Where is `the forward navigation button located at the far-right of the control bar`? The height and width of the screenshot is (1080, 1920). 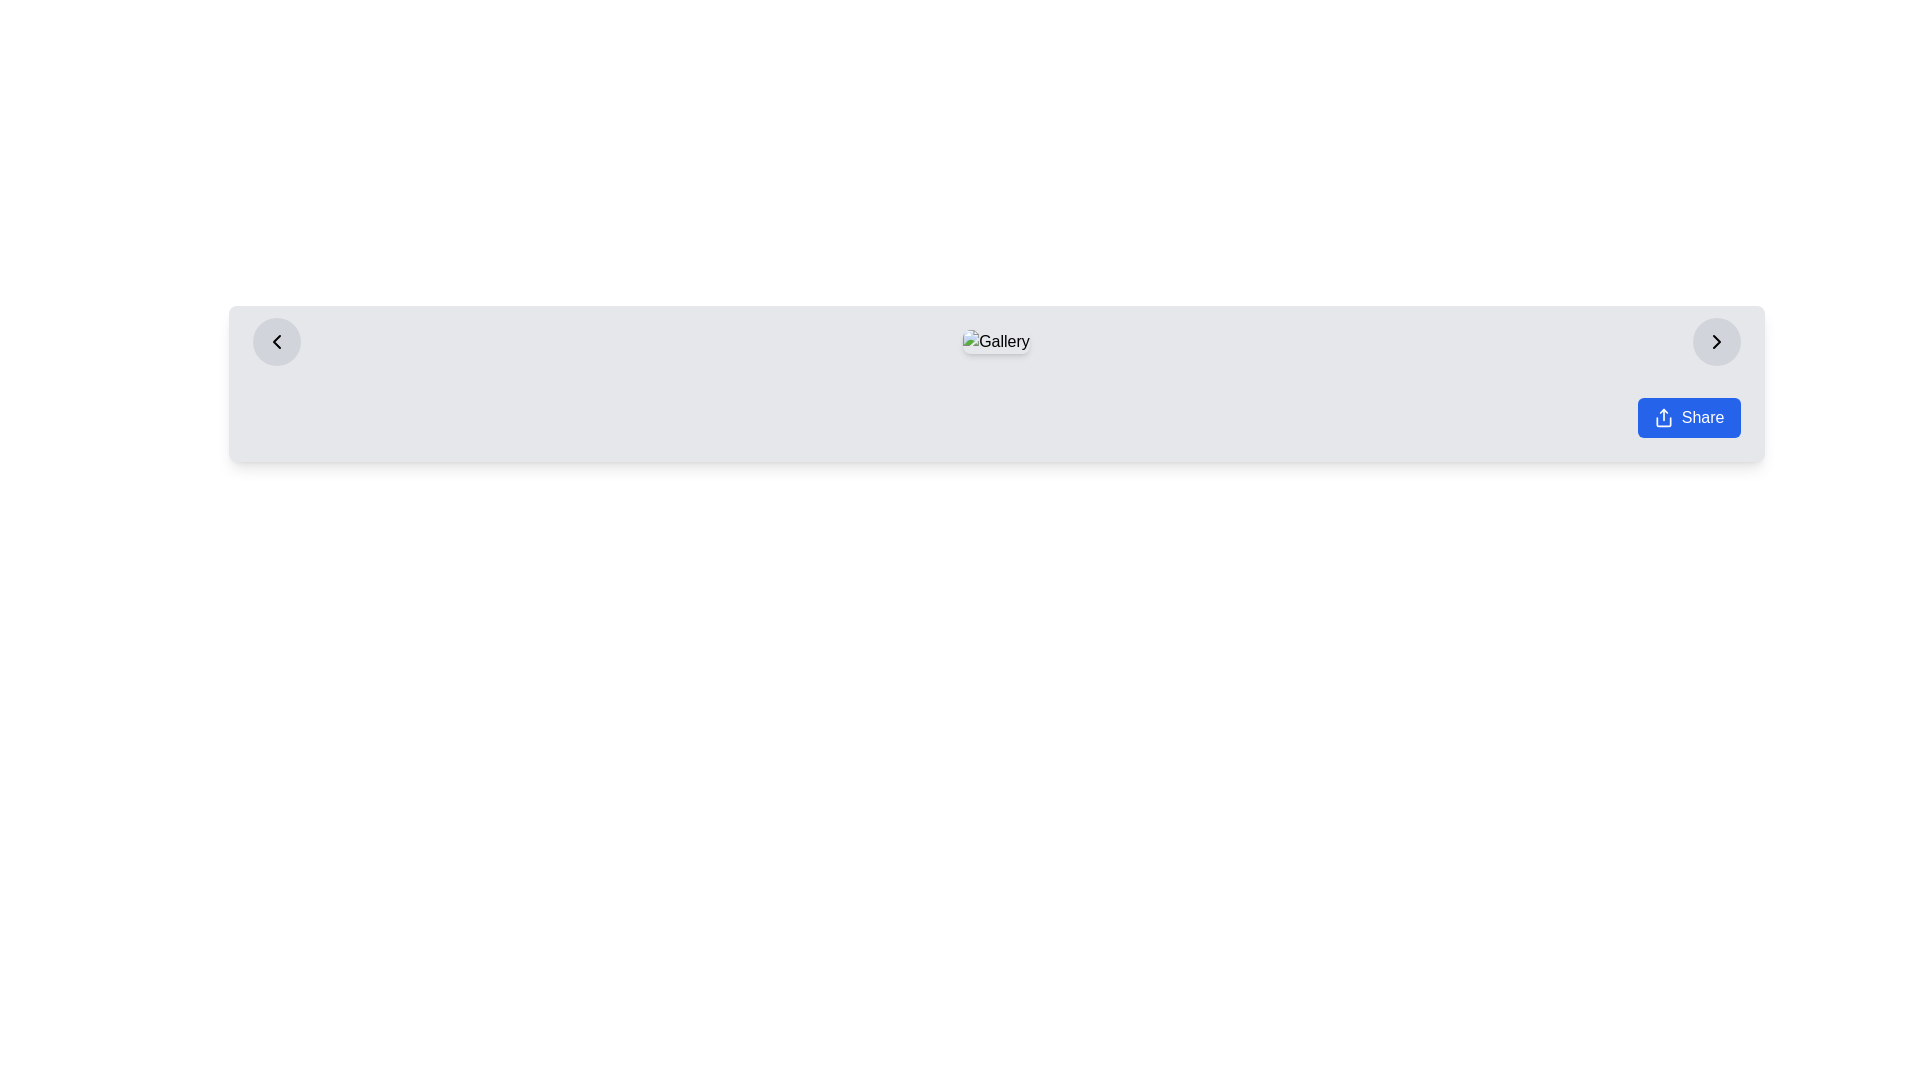
the forward navigation button located at the far-right of the control bar is located at coordinates (1715, 341).